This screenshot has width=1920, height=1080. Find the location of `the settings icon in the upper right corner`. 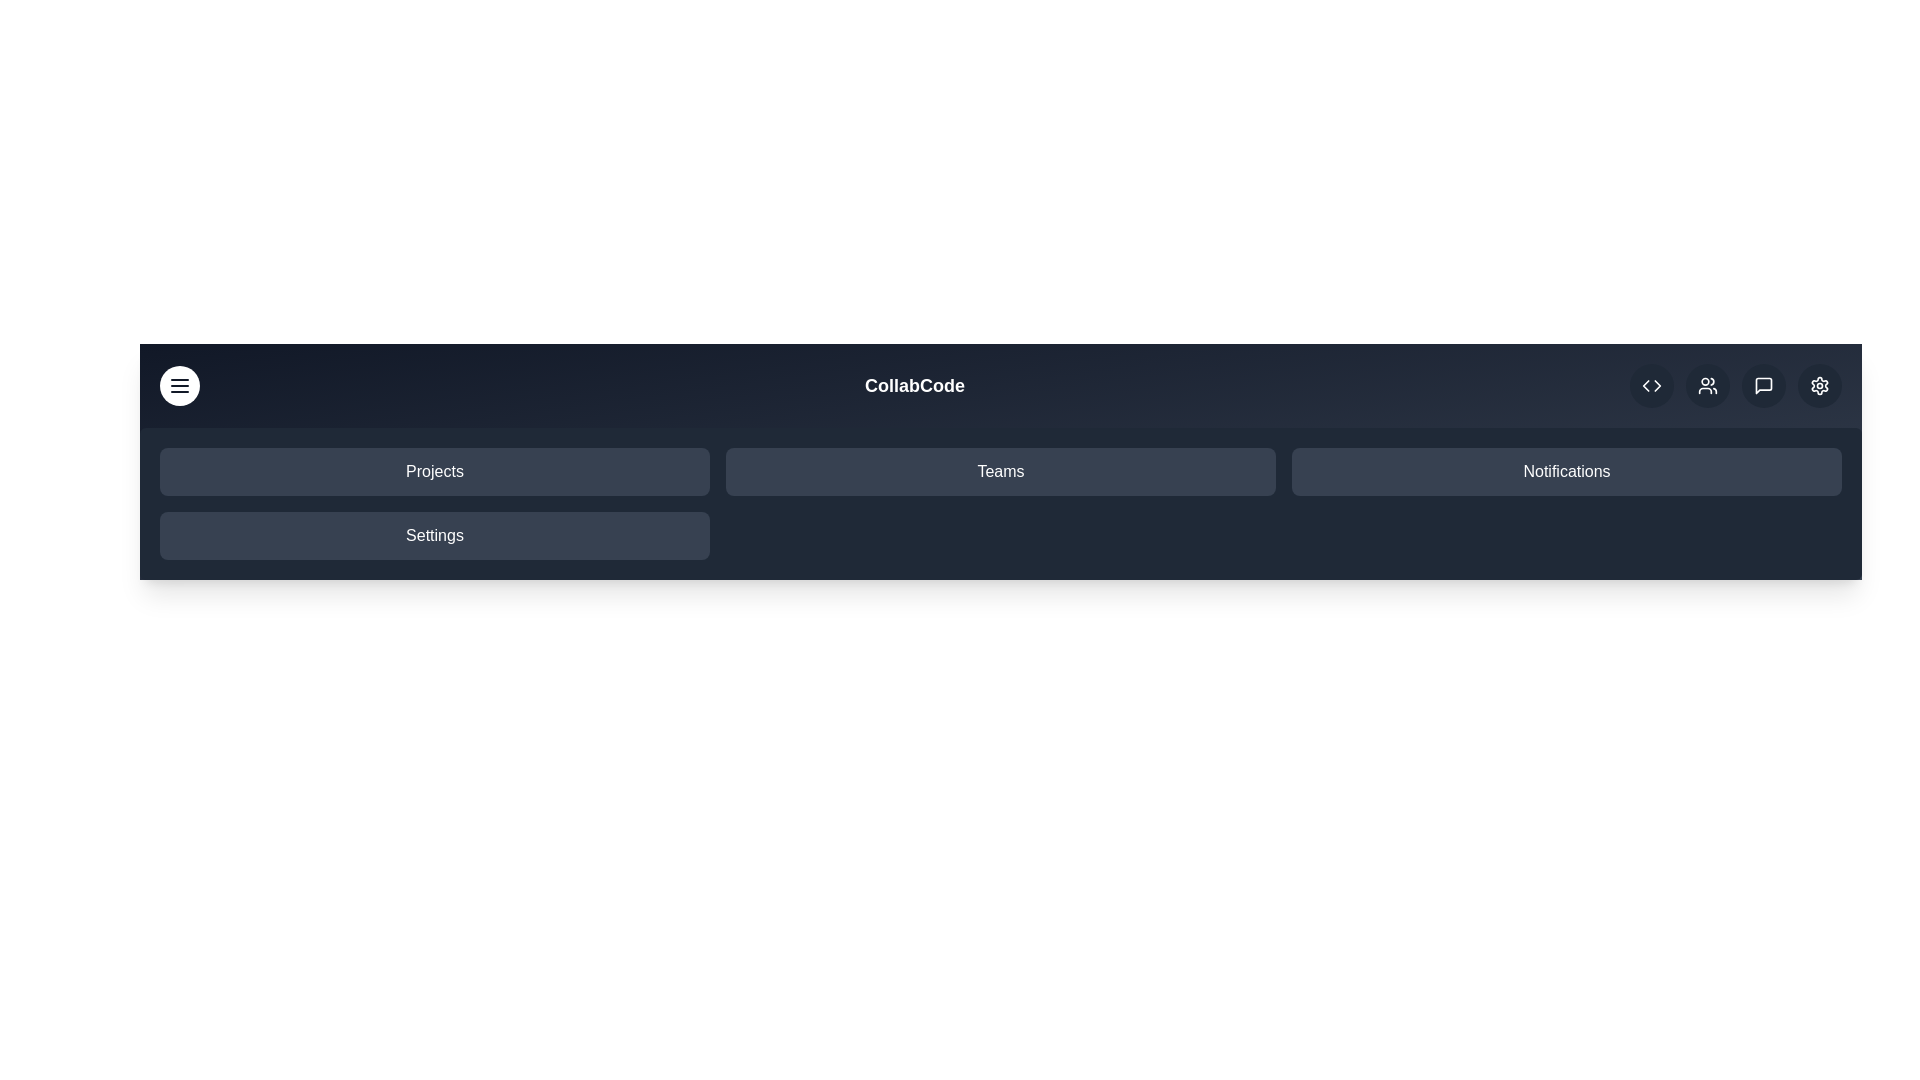

the settings icon in the upper right corner is located at coordinates (1819, 385).